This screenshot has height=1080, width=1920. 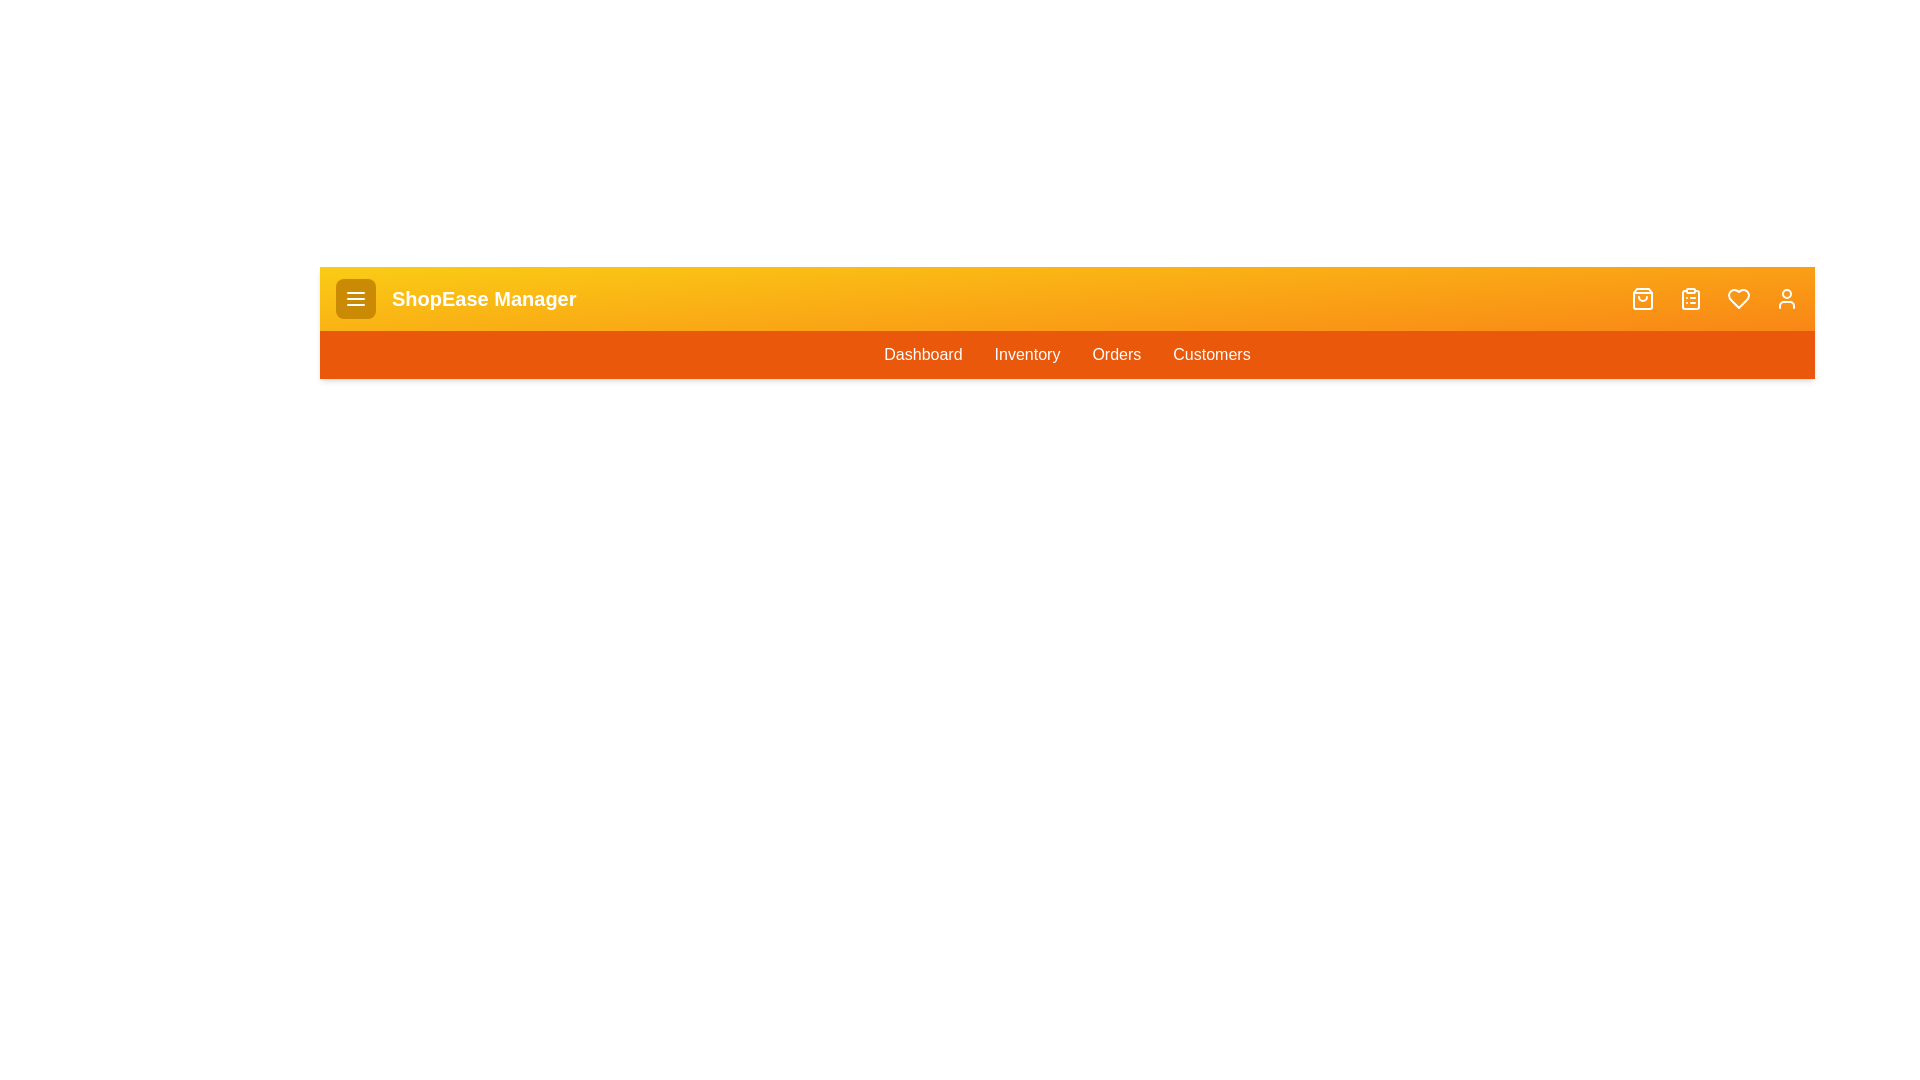 What do you see at coordinates (1689, 299) in the screenshot?
I see `the clipboard_list_icon to observe its hover effect` at bounding box center [1689, 299].